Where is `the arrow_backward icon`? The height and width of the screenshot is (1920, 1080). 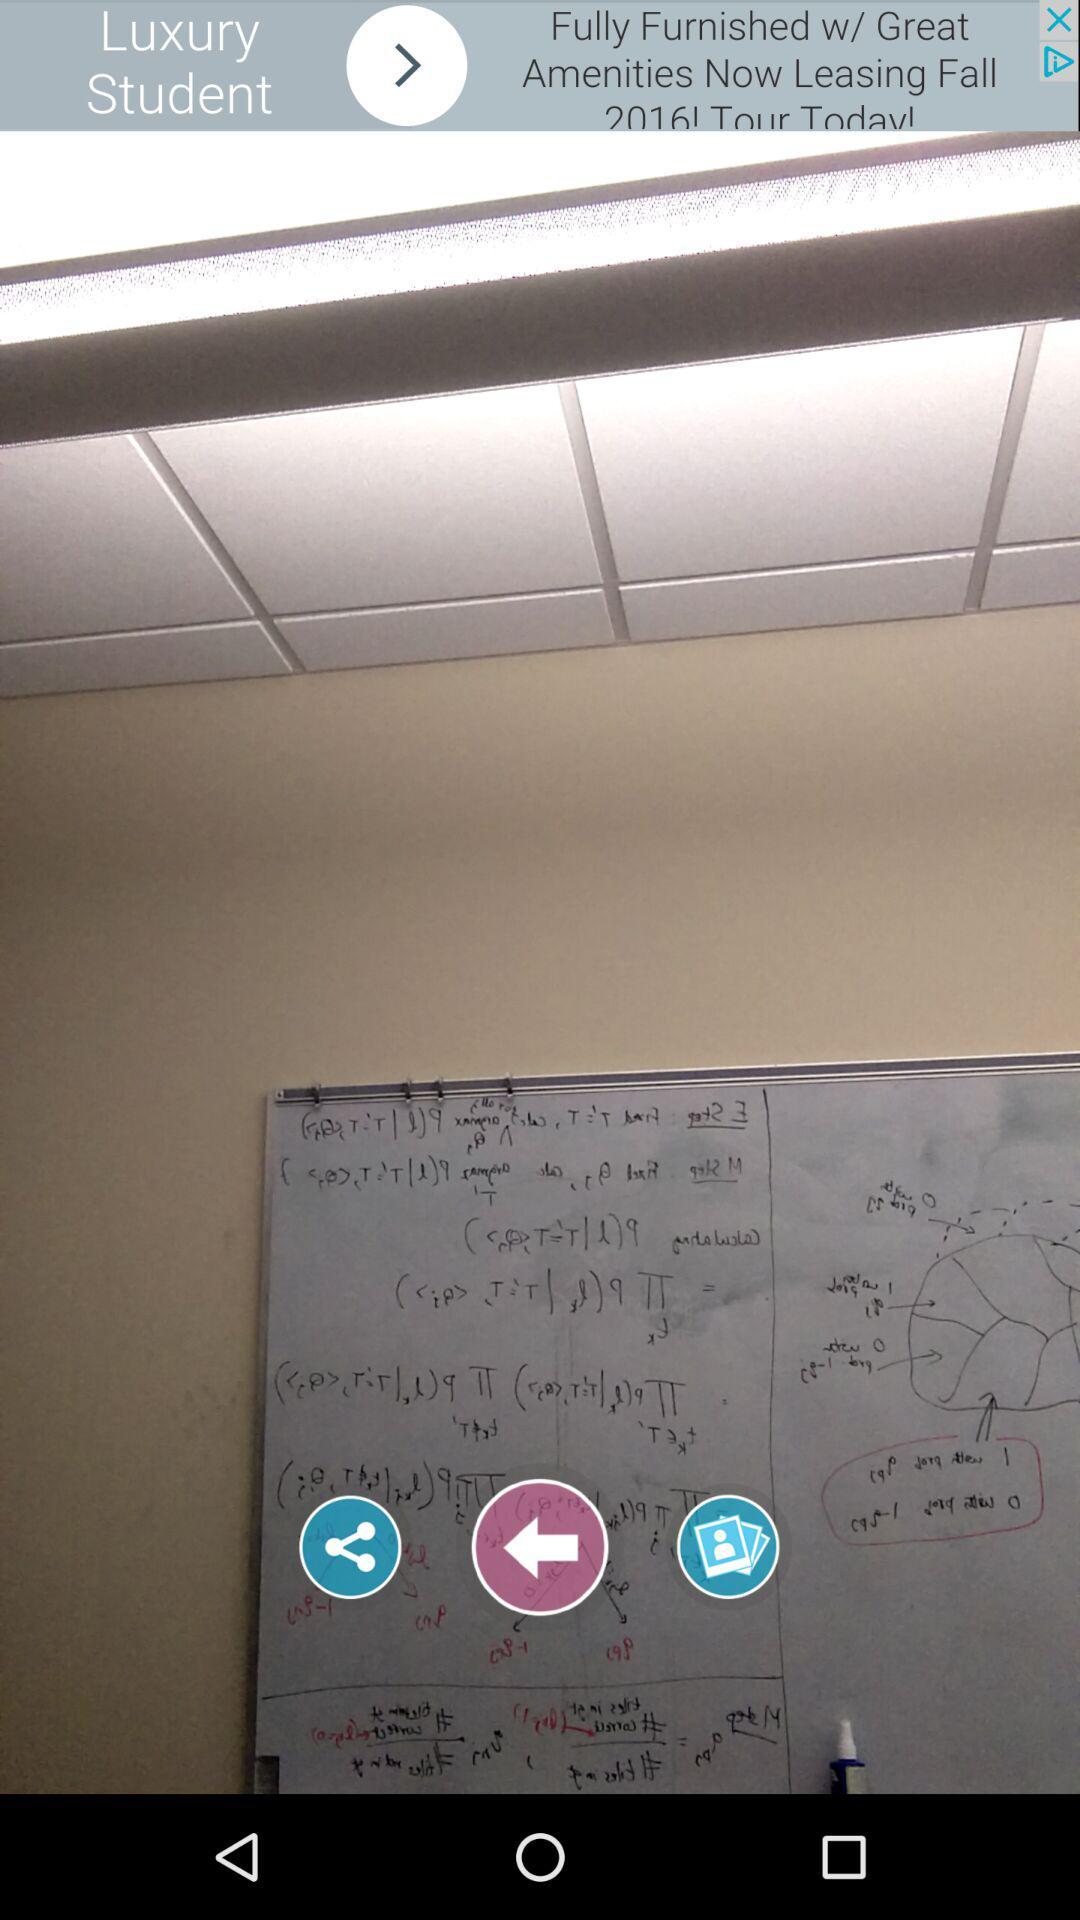
the arrow_backward icon is located at coordinates (540, 1546).